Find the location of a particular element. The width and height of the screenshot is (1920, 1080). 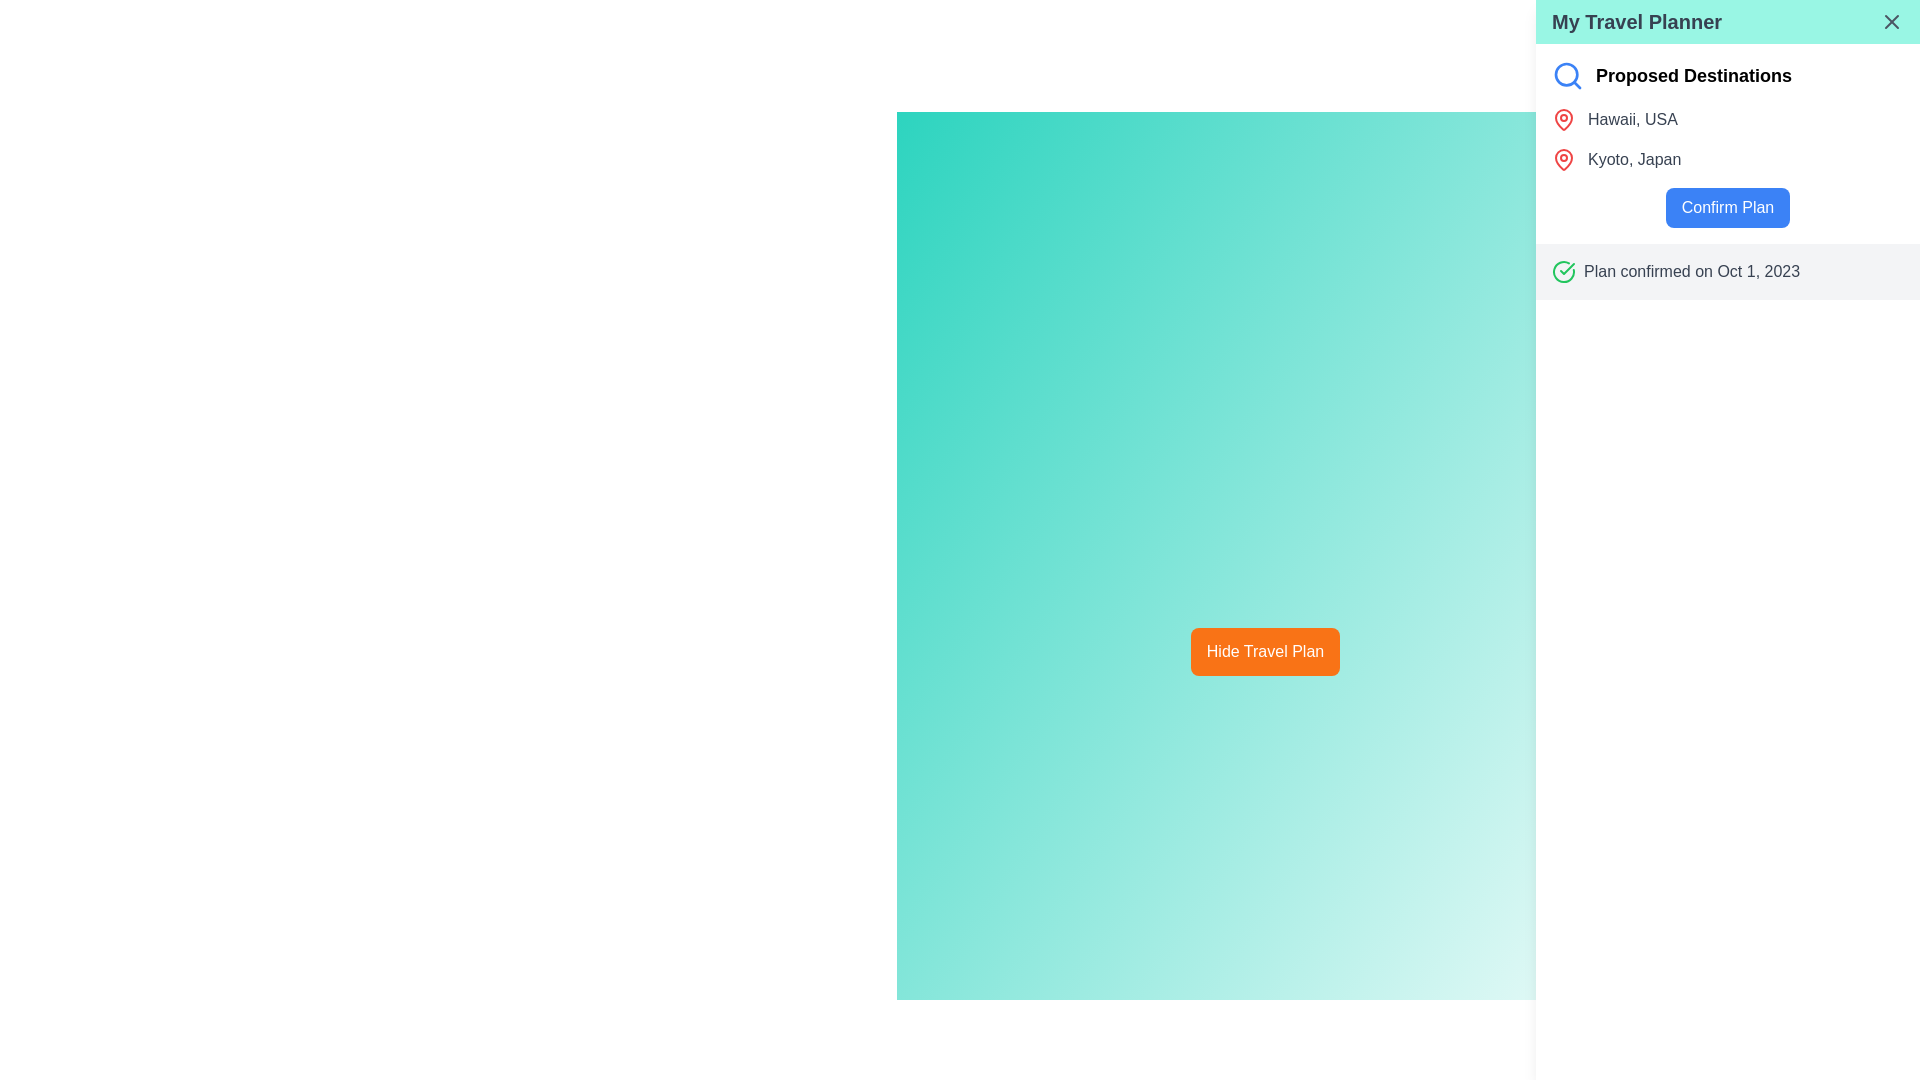

the header label 'Proposed Destinations' located at the top of the right-hand side panel 'My Travel Planner', which features a blue magnifying glass icon next to it is located at coordinates (1727, 75).